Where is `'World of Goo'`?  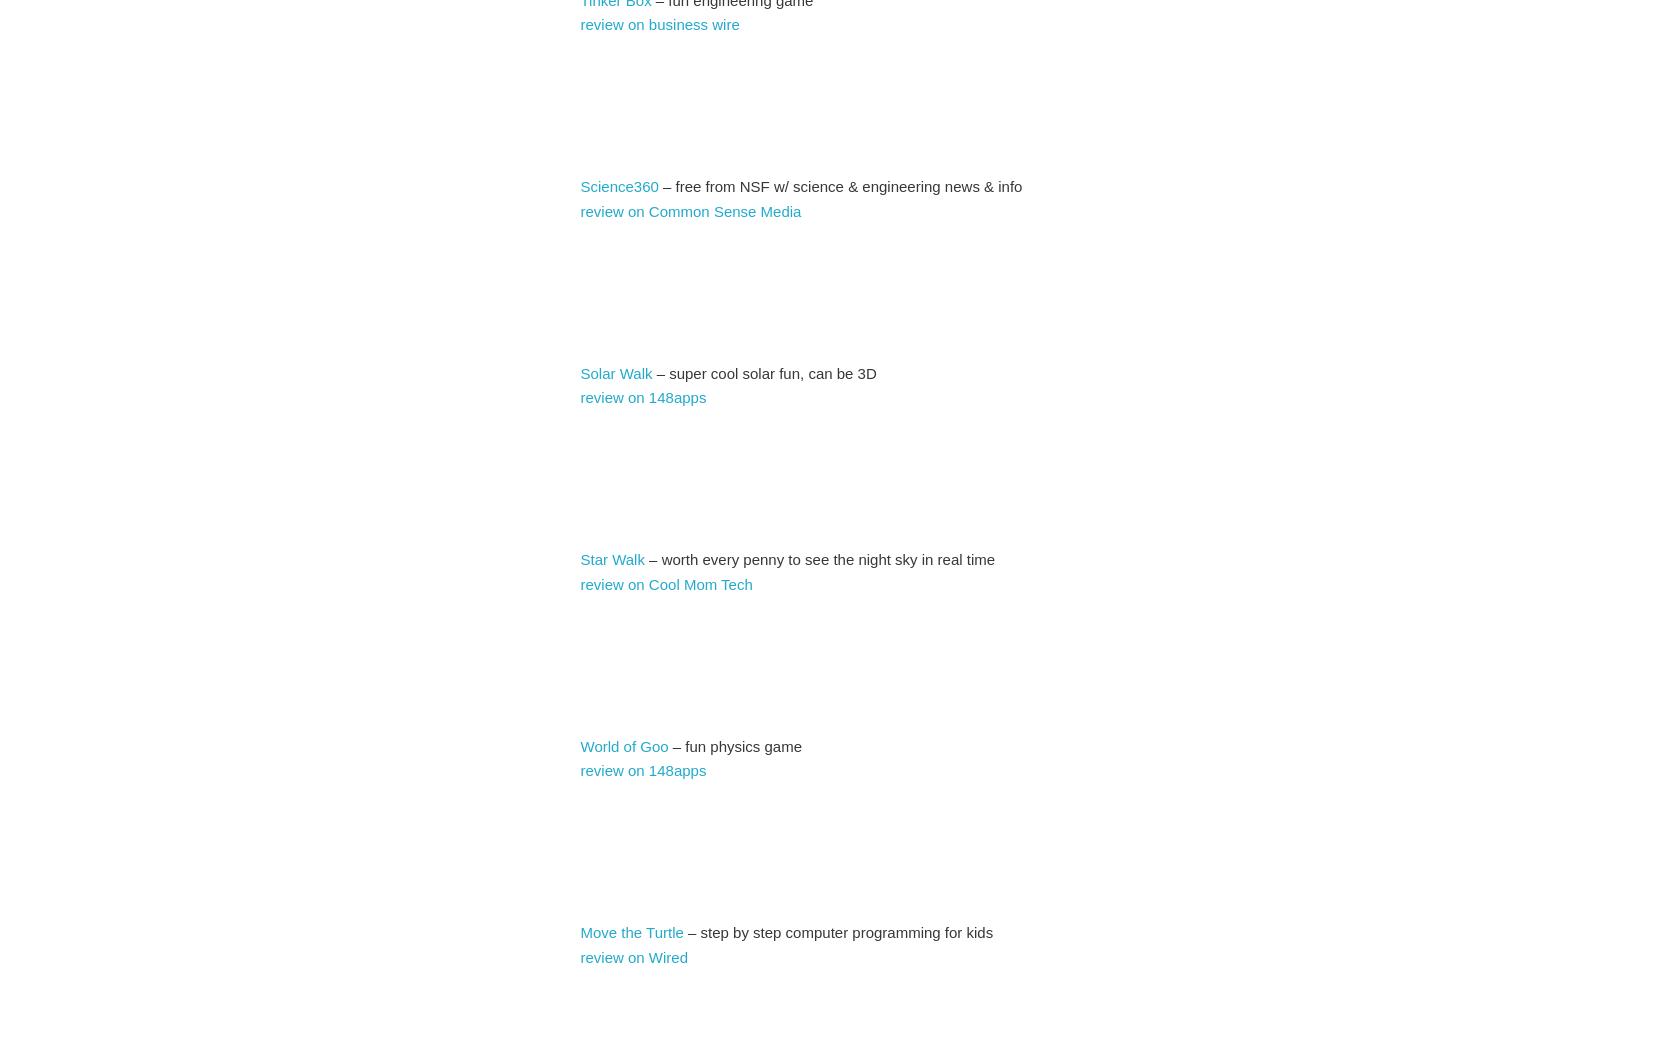
'World of Goo' is located at coordinates (579, 744).